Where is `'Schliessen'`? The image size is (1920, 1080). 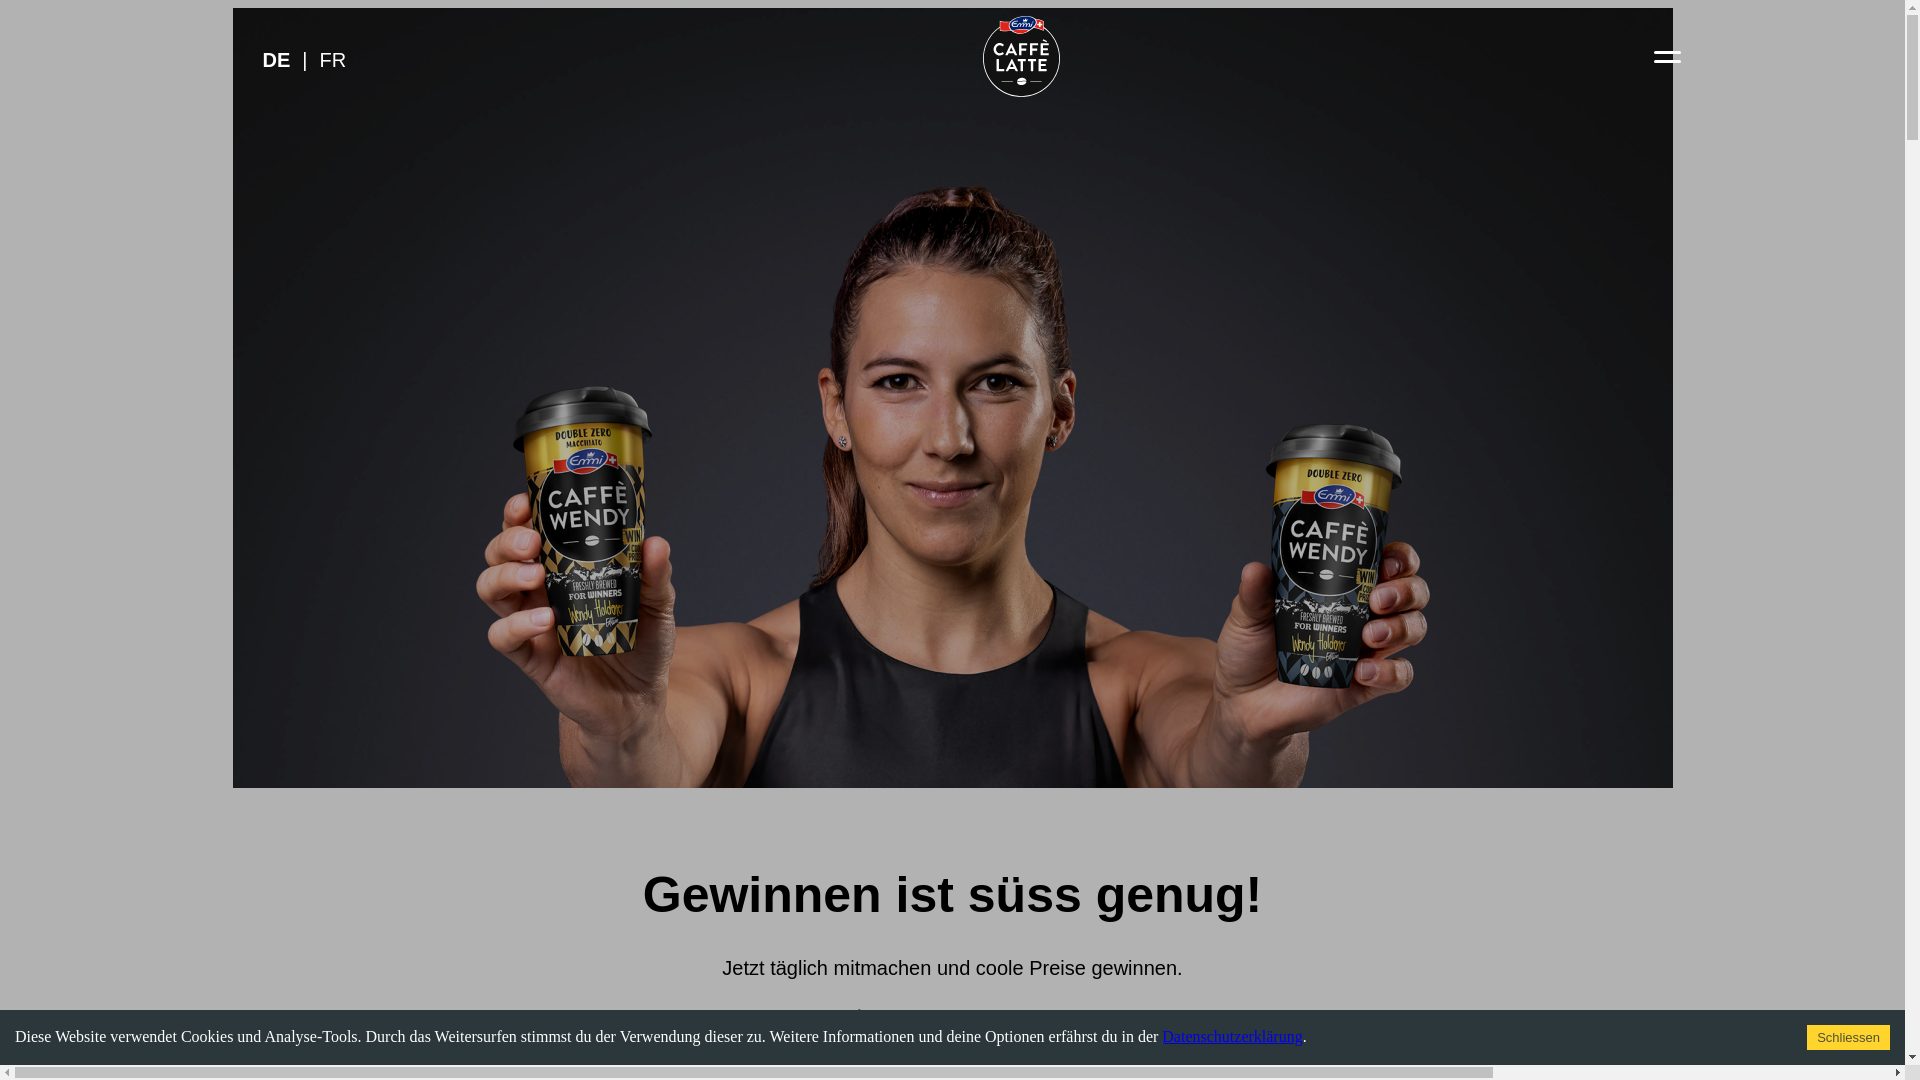 'Schliessen' is located at coordinates (1806, 1036).